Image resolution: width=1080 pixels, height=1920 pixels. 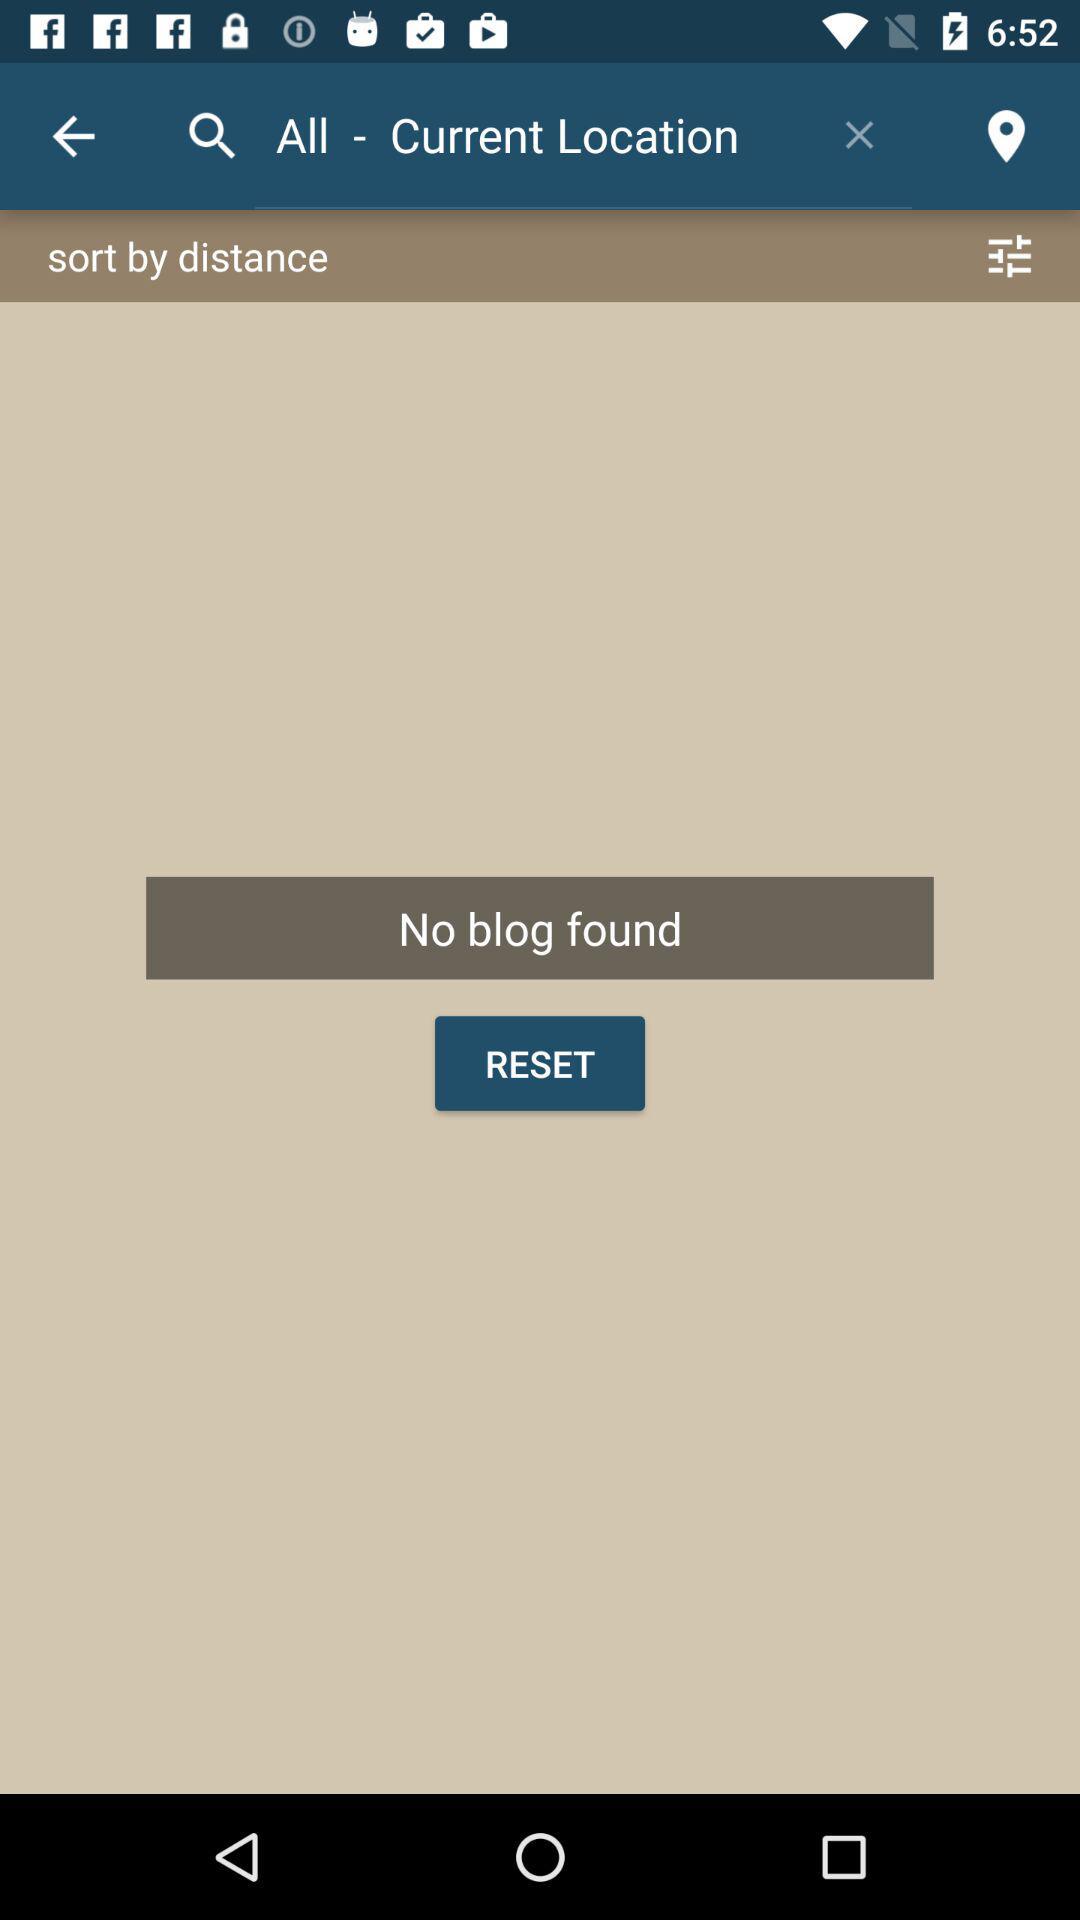 What do you see at coordinates (858, 133) in the screenshot?
I see `item next to the all  -  current location` at bounding box center [858, 133].